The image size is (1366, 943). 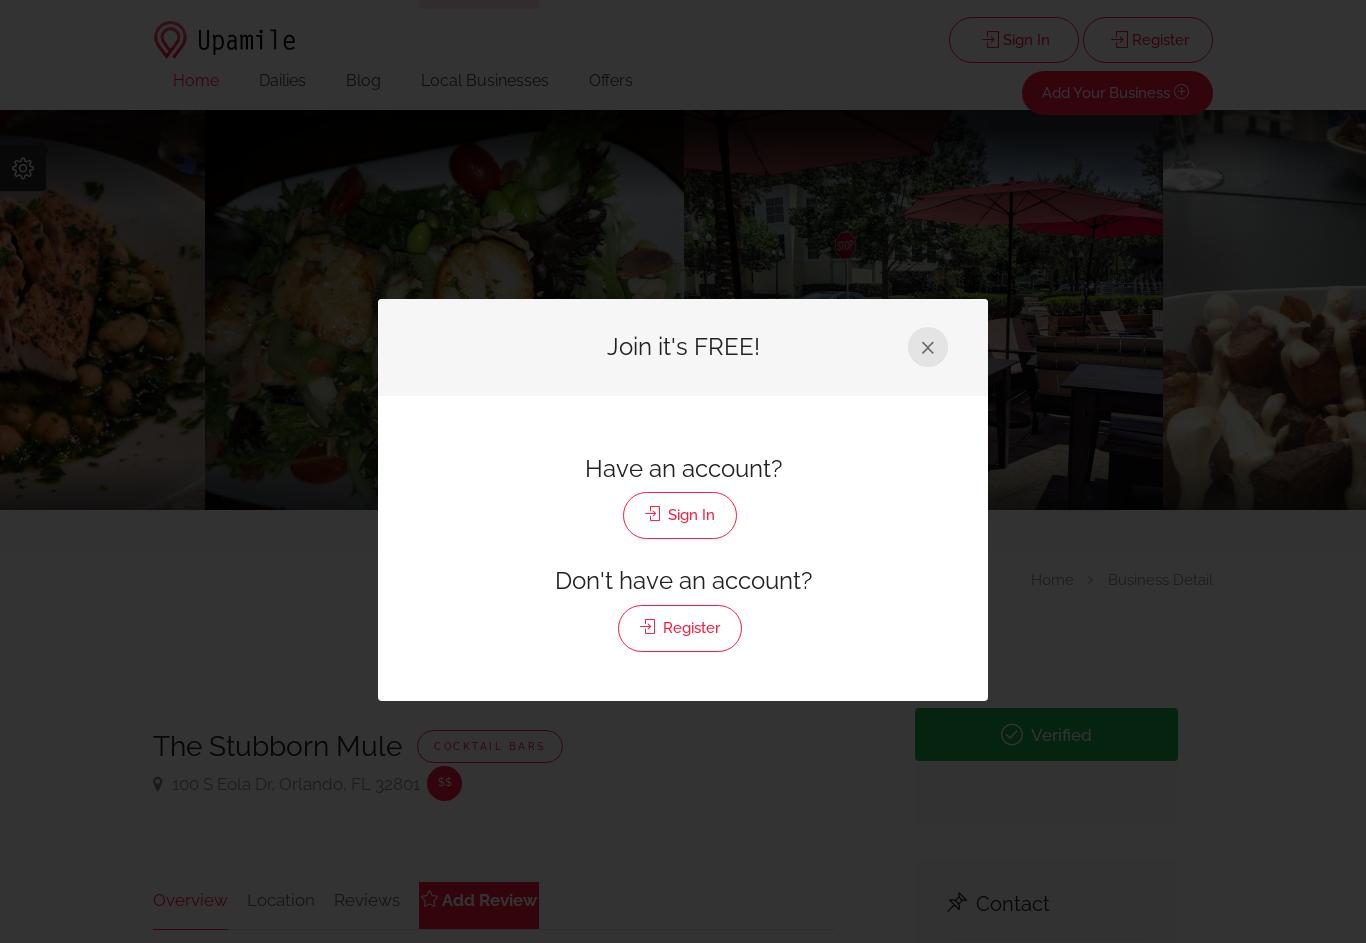 I want to click on 'Location', so click(x=280, y=897).